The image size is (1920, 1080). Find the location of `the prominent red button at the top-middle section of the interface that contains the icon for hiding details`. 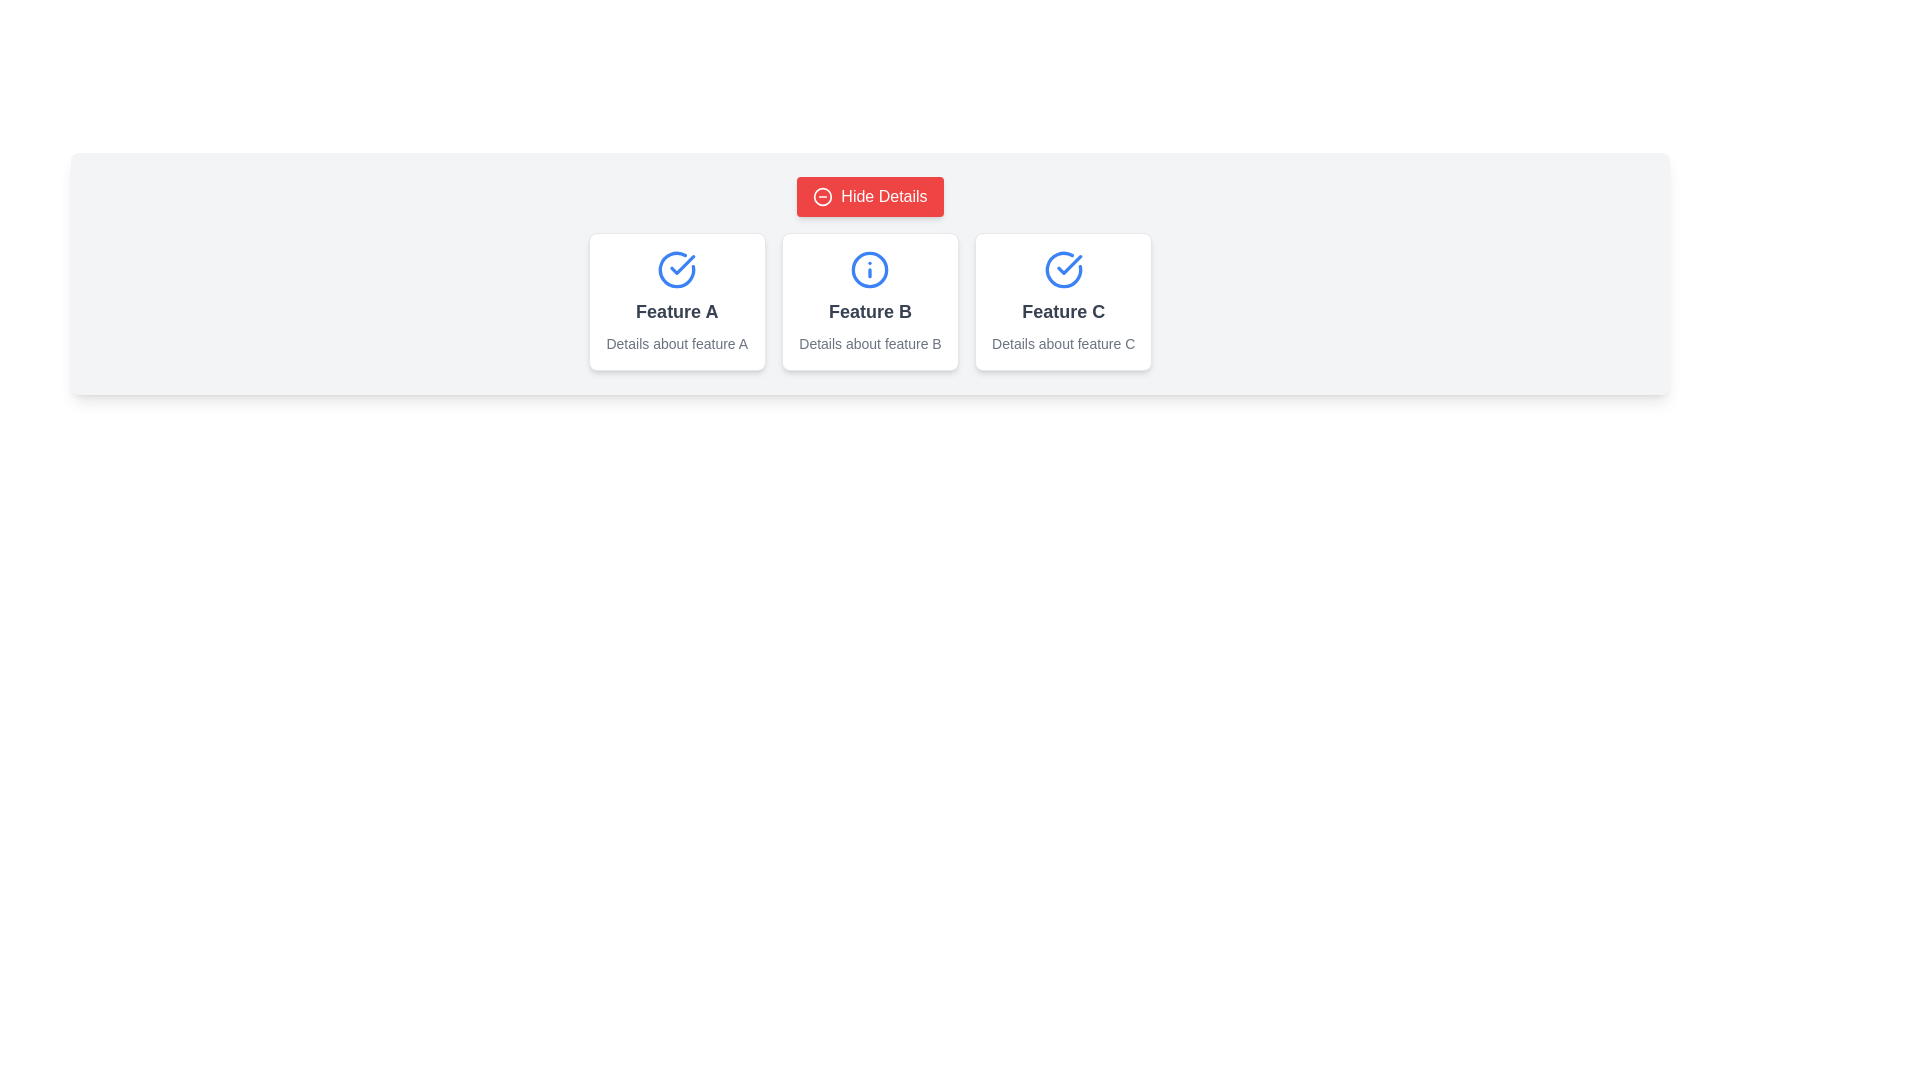

the prominent red button at the top-middle section of the interface that contains the icon for hiding details is located at coordinates (823, 196).